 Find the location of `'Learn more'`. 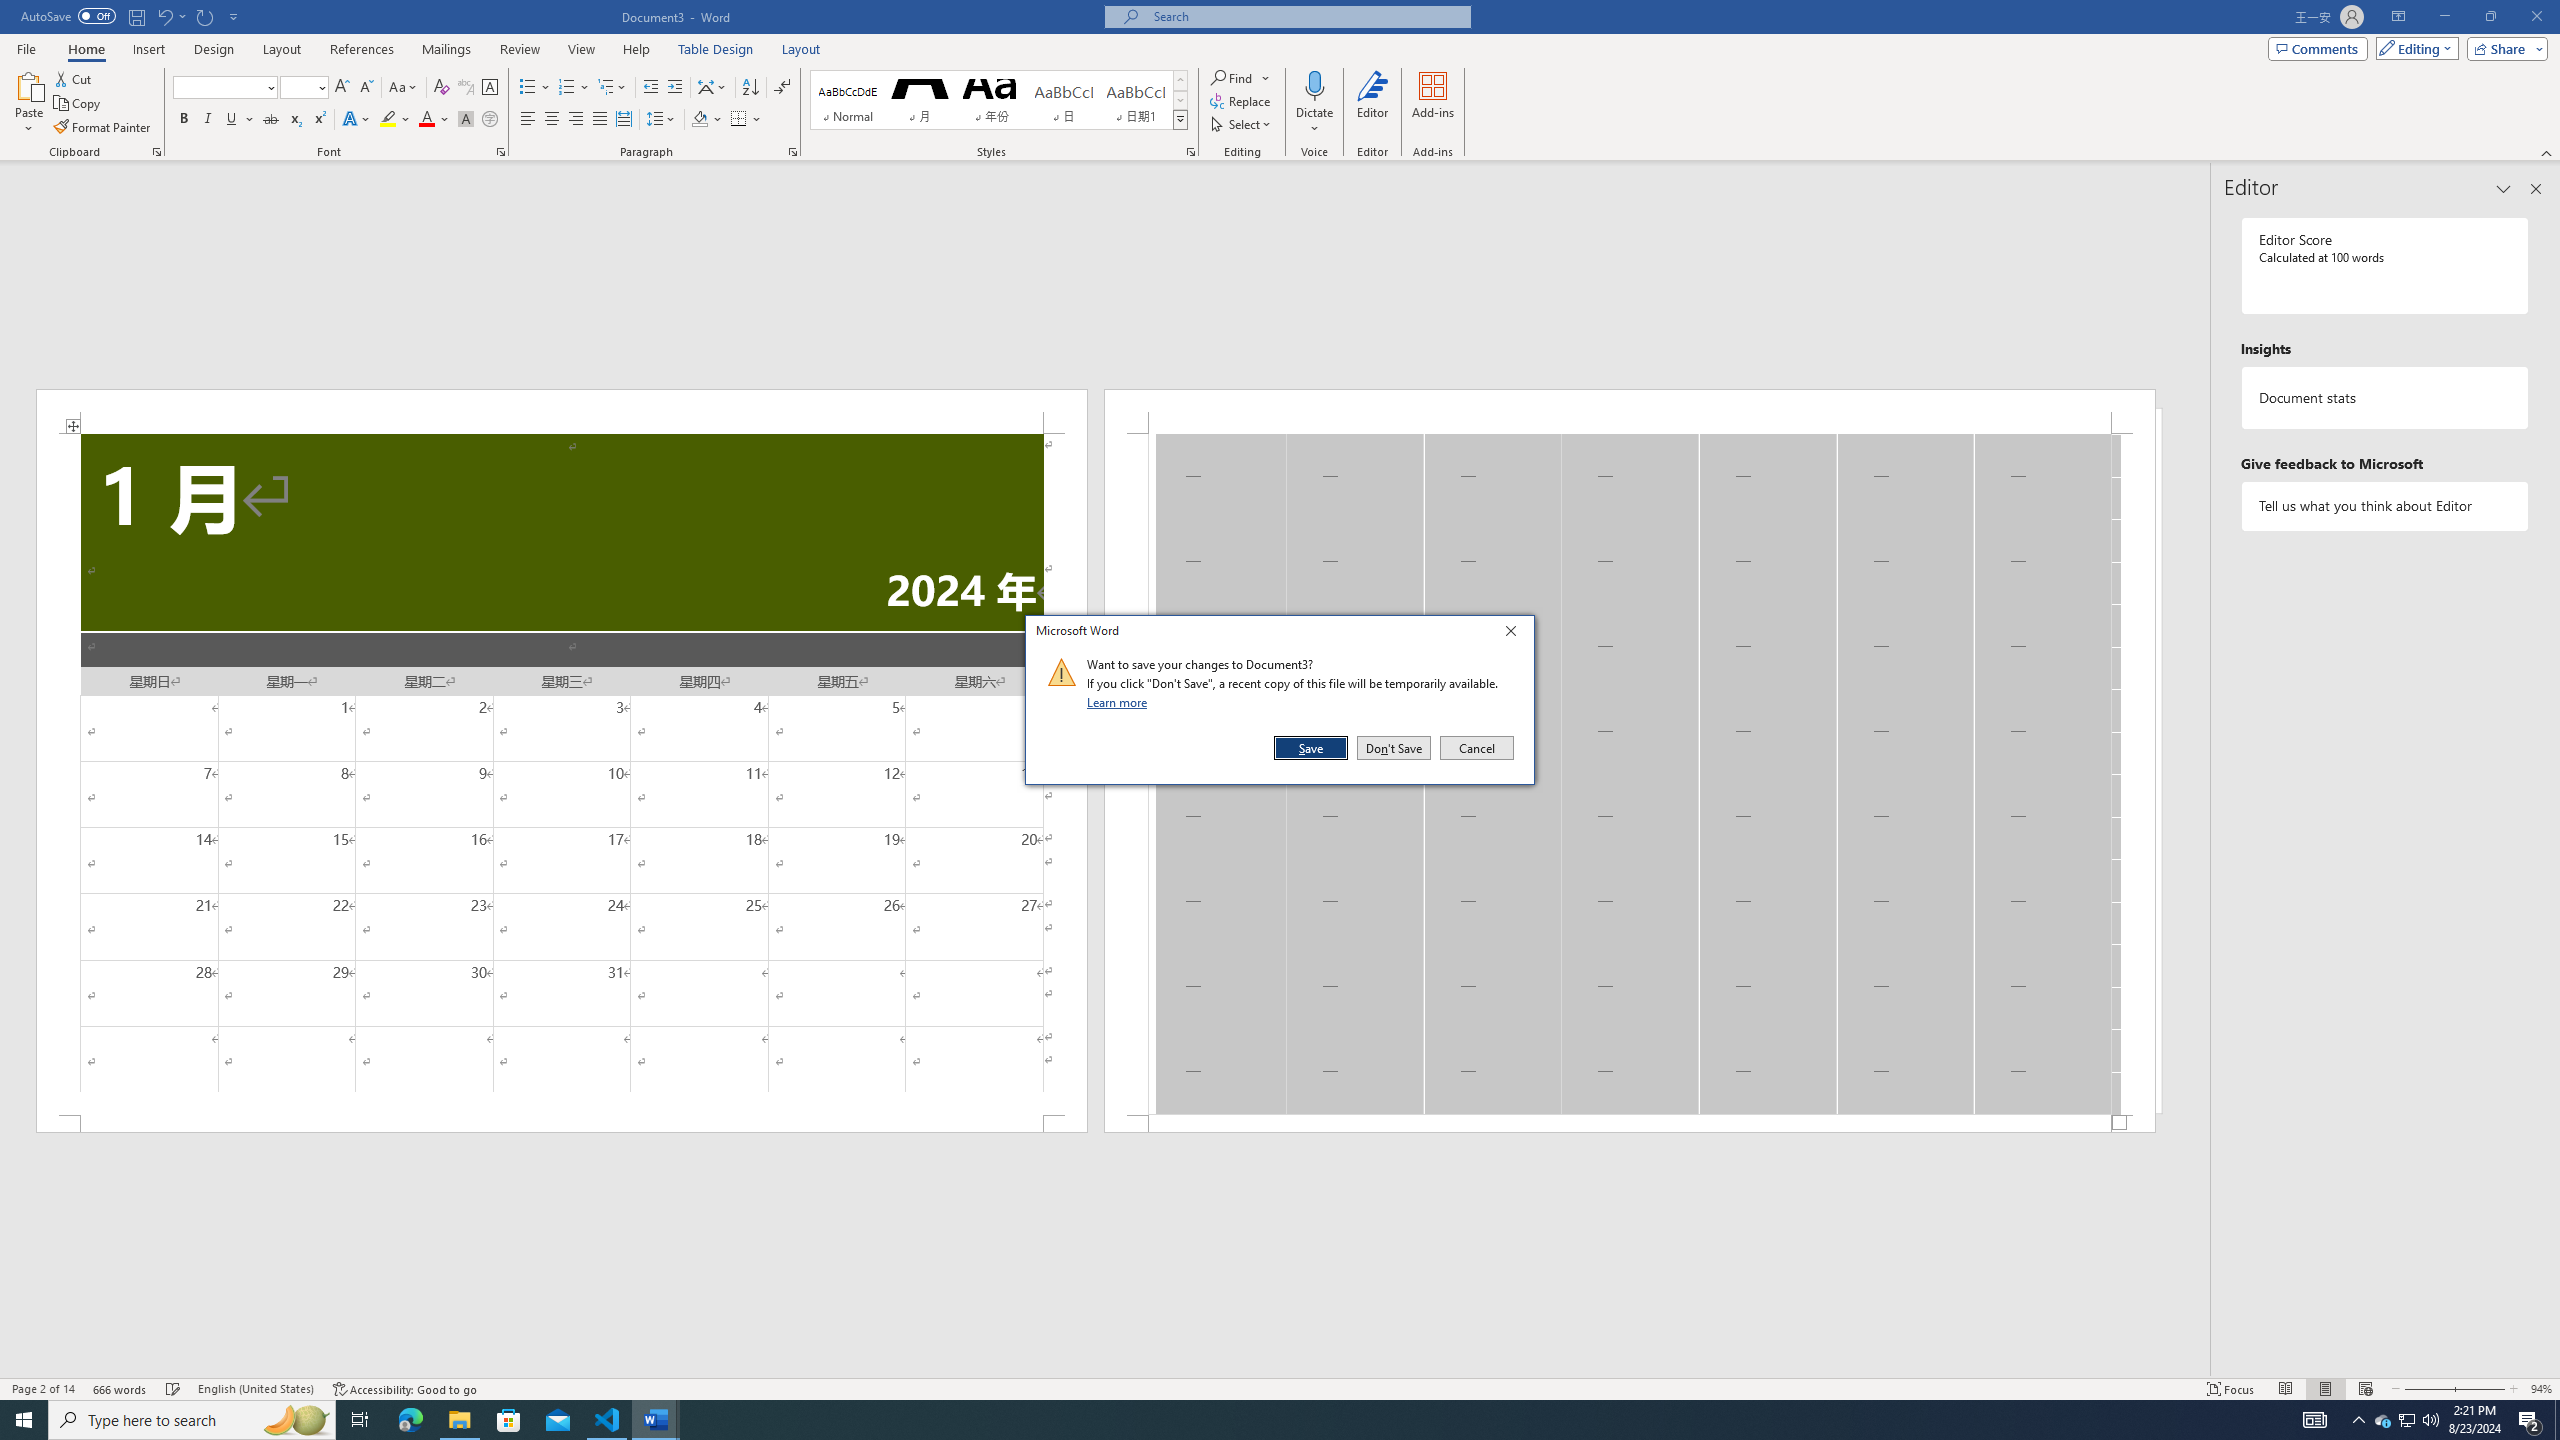

'Learn more' is located at coordinates (1120, 701).